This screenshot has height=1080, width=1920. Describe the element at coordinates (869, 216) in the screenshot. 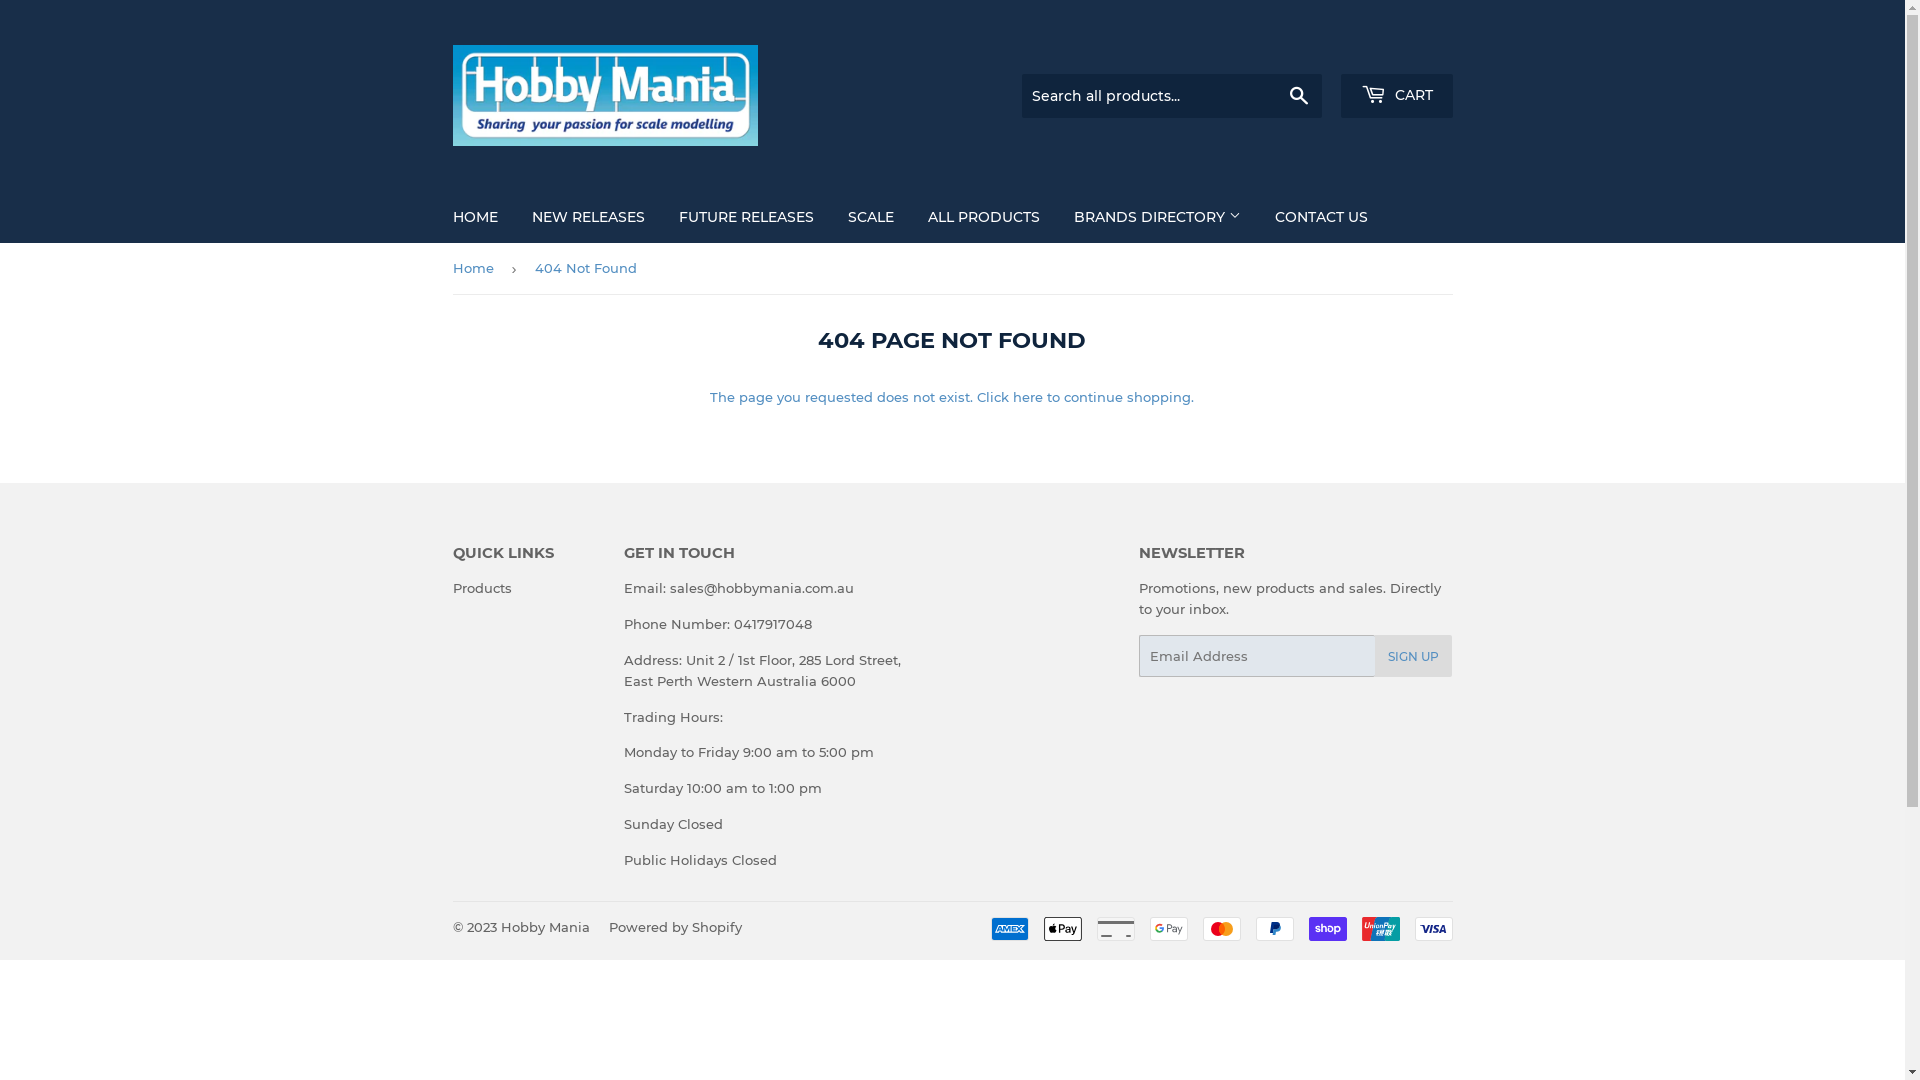

I see `'SCALE'` at that location.